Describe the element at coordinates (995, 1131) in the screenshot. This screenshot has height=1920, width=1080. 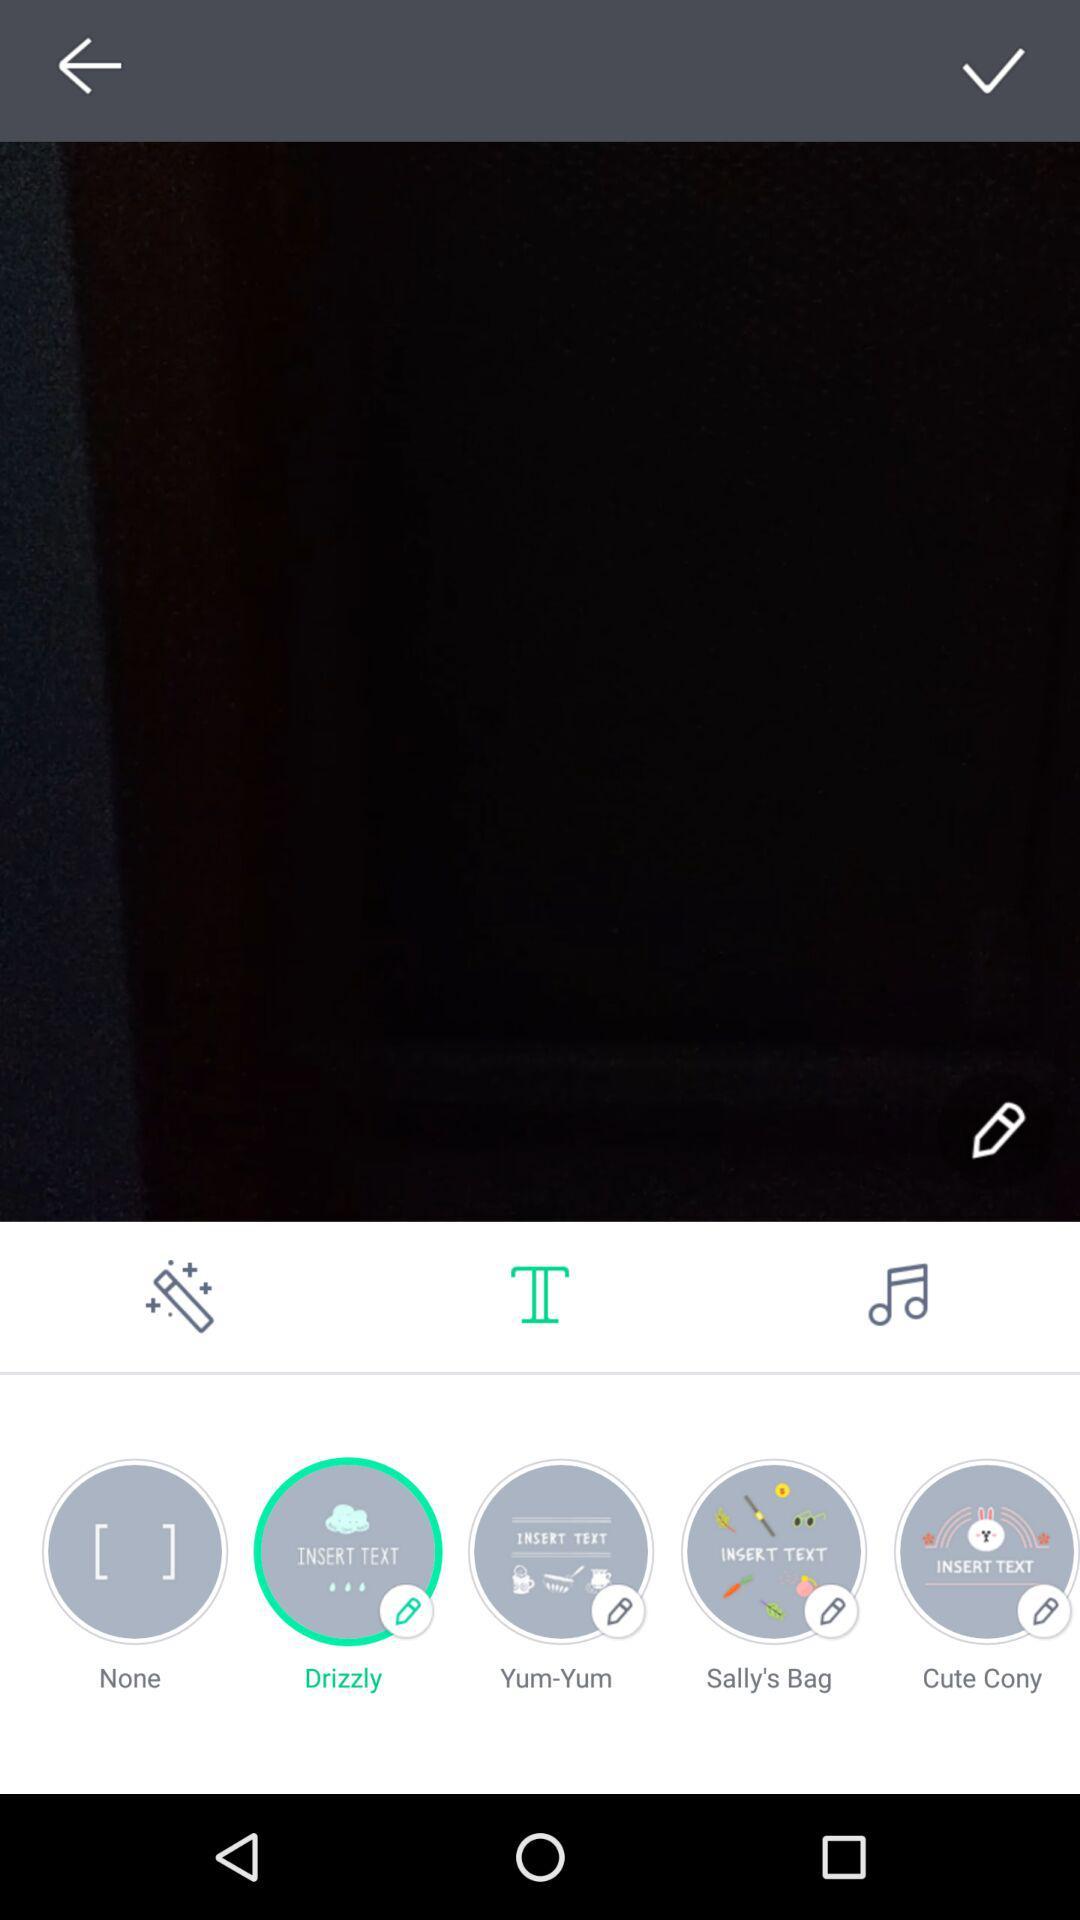
I see `edited it` at that location.